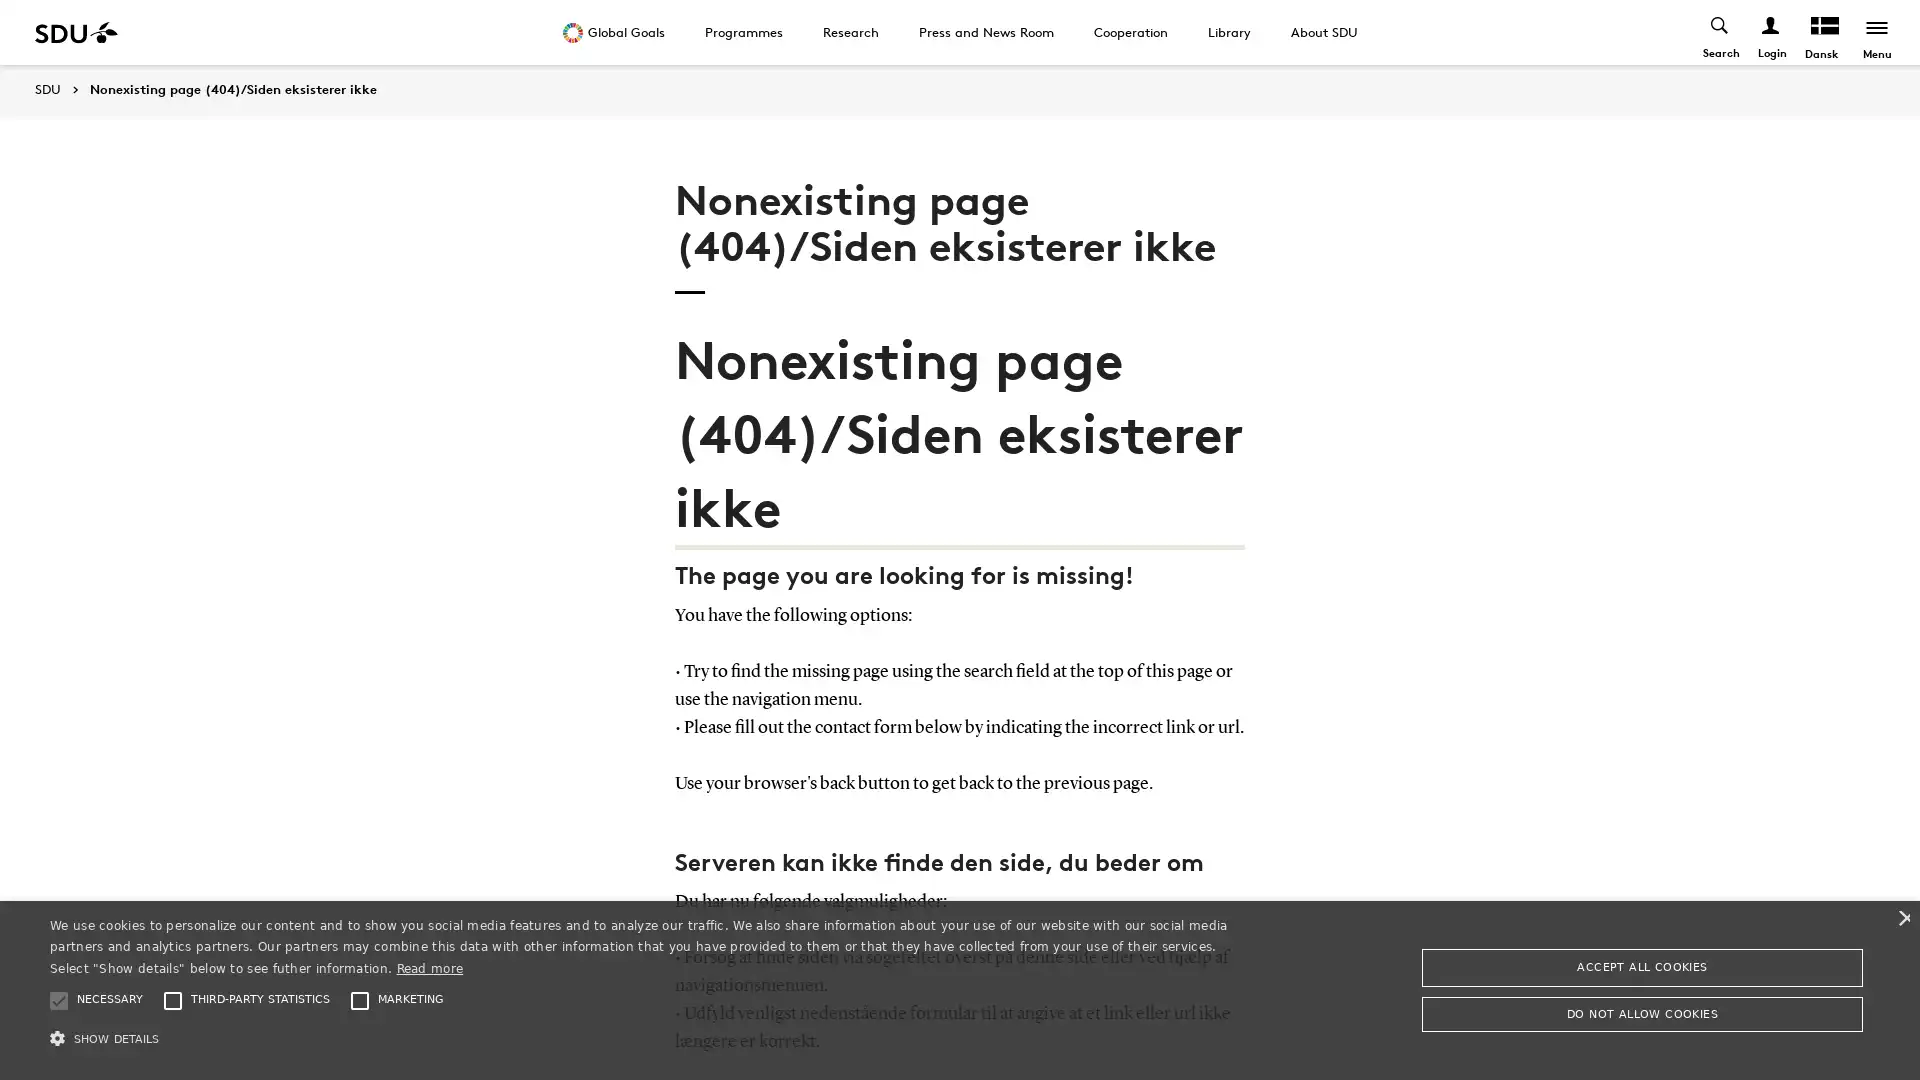  Describe the element at coordinates (1642, 966) in the screenshot. I see `ACCEPT ALL COOKIES` at that location.